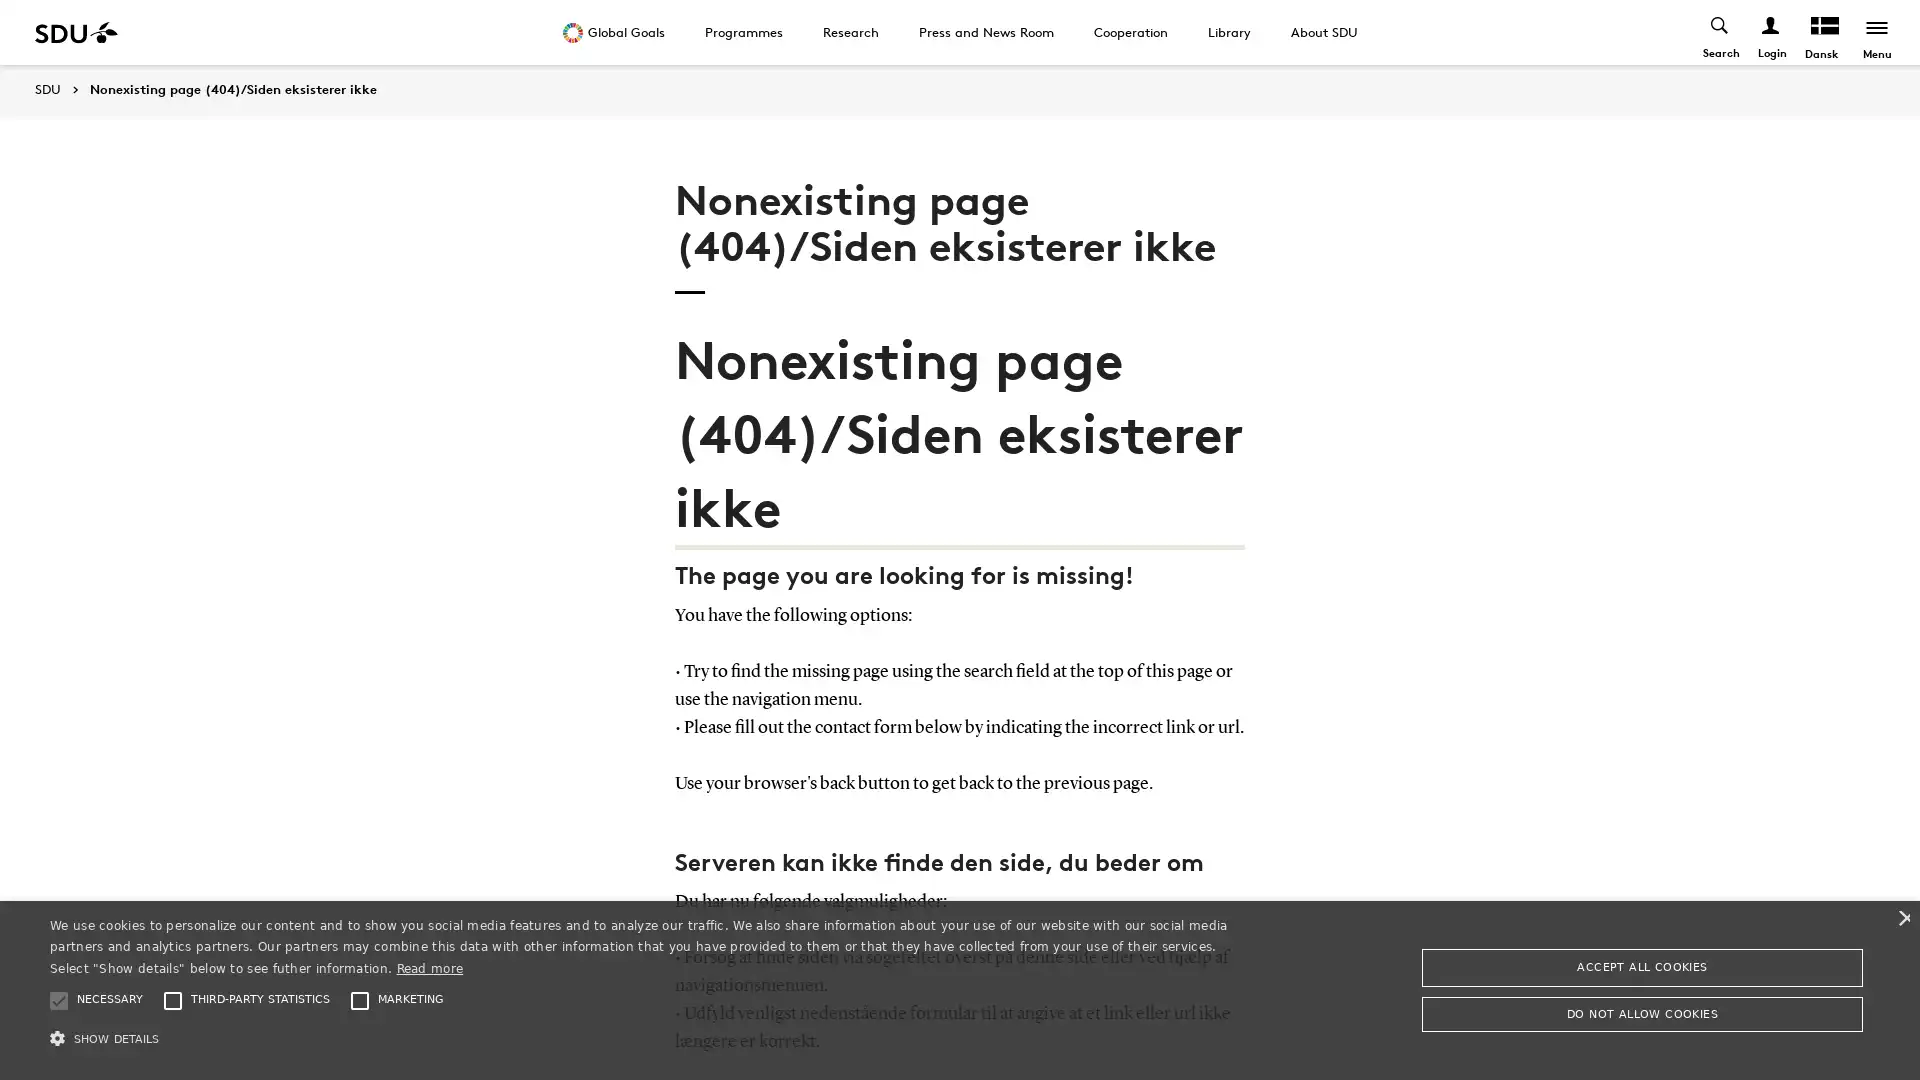  Describe the element at coordinates (1642, 966) in the screenshot. I see `ACCEPT ALL COOKIES` at that location.